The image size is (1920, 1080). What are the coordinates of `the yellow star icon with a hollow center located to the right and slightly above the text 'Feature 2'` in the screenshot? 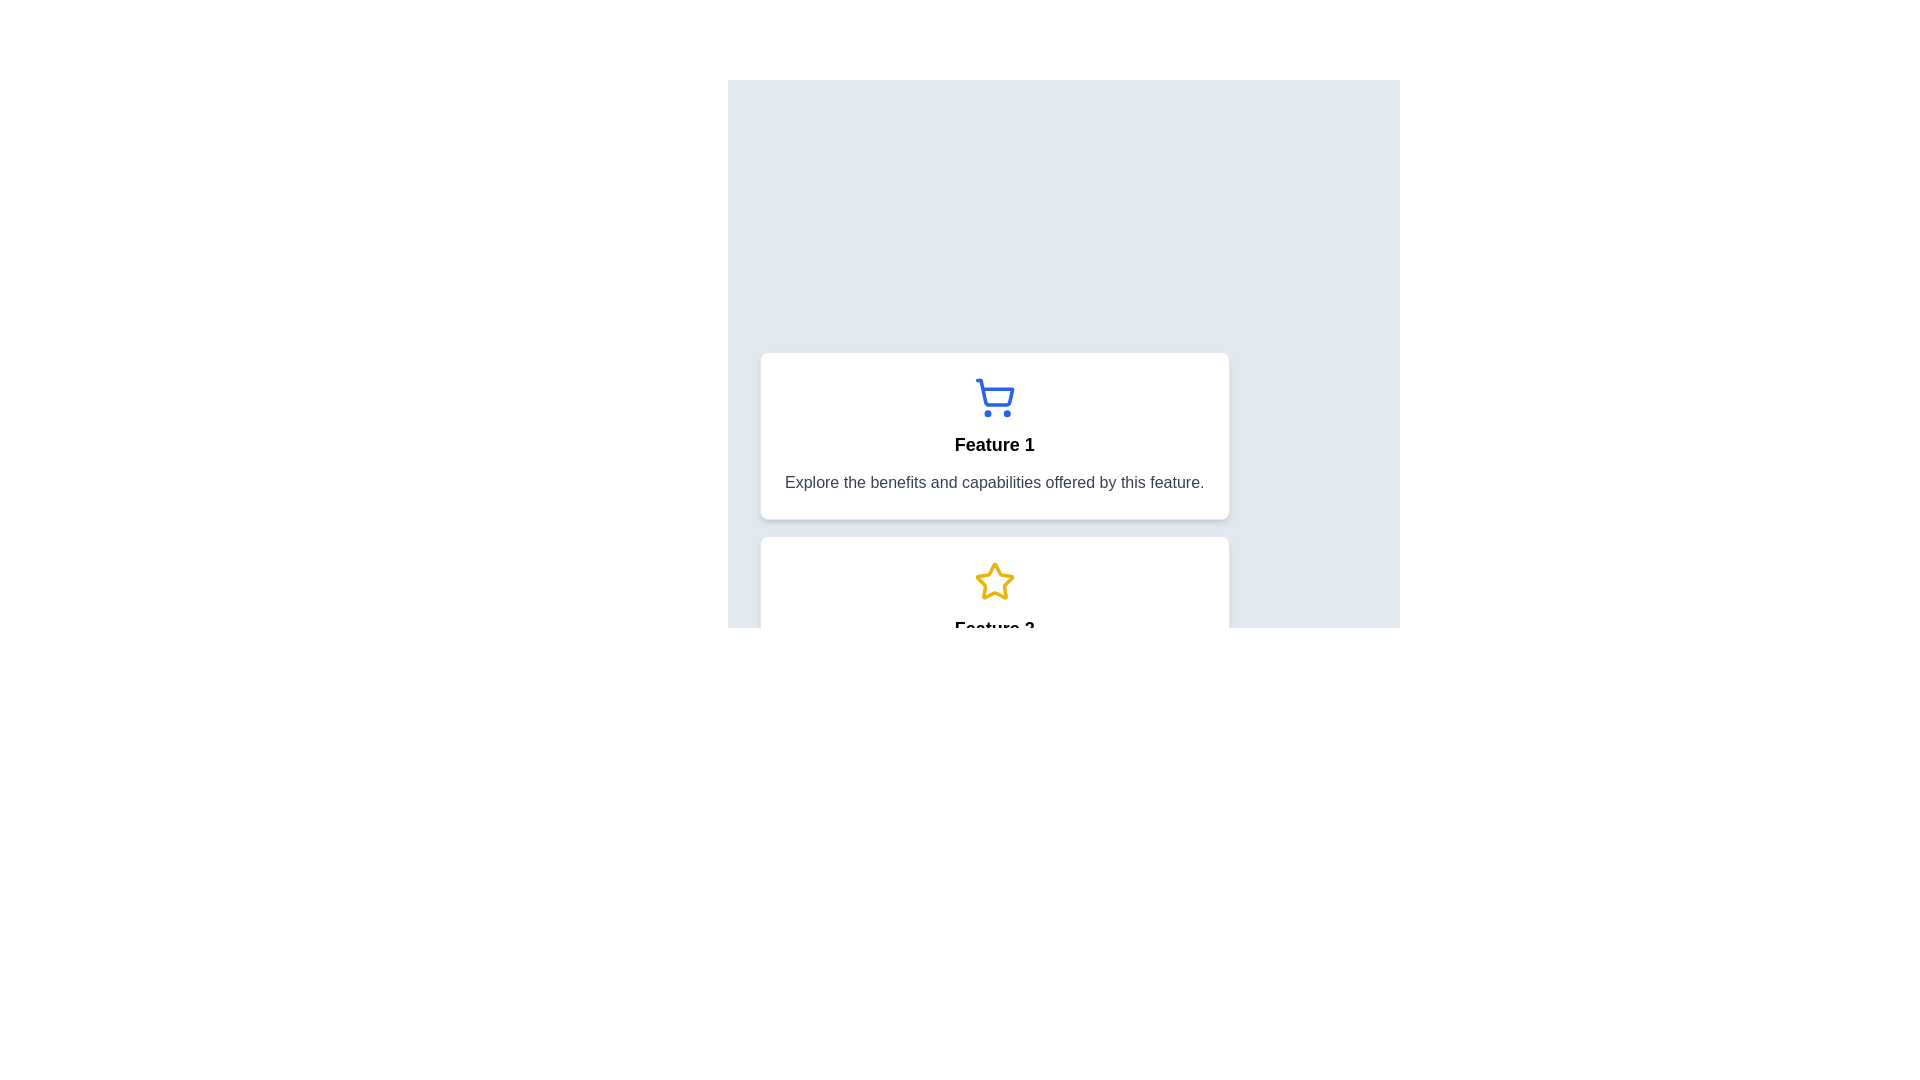 It's located at (994, 581).